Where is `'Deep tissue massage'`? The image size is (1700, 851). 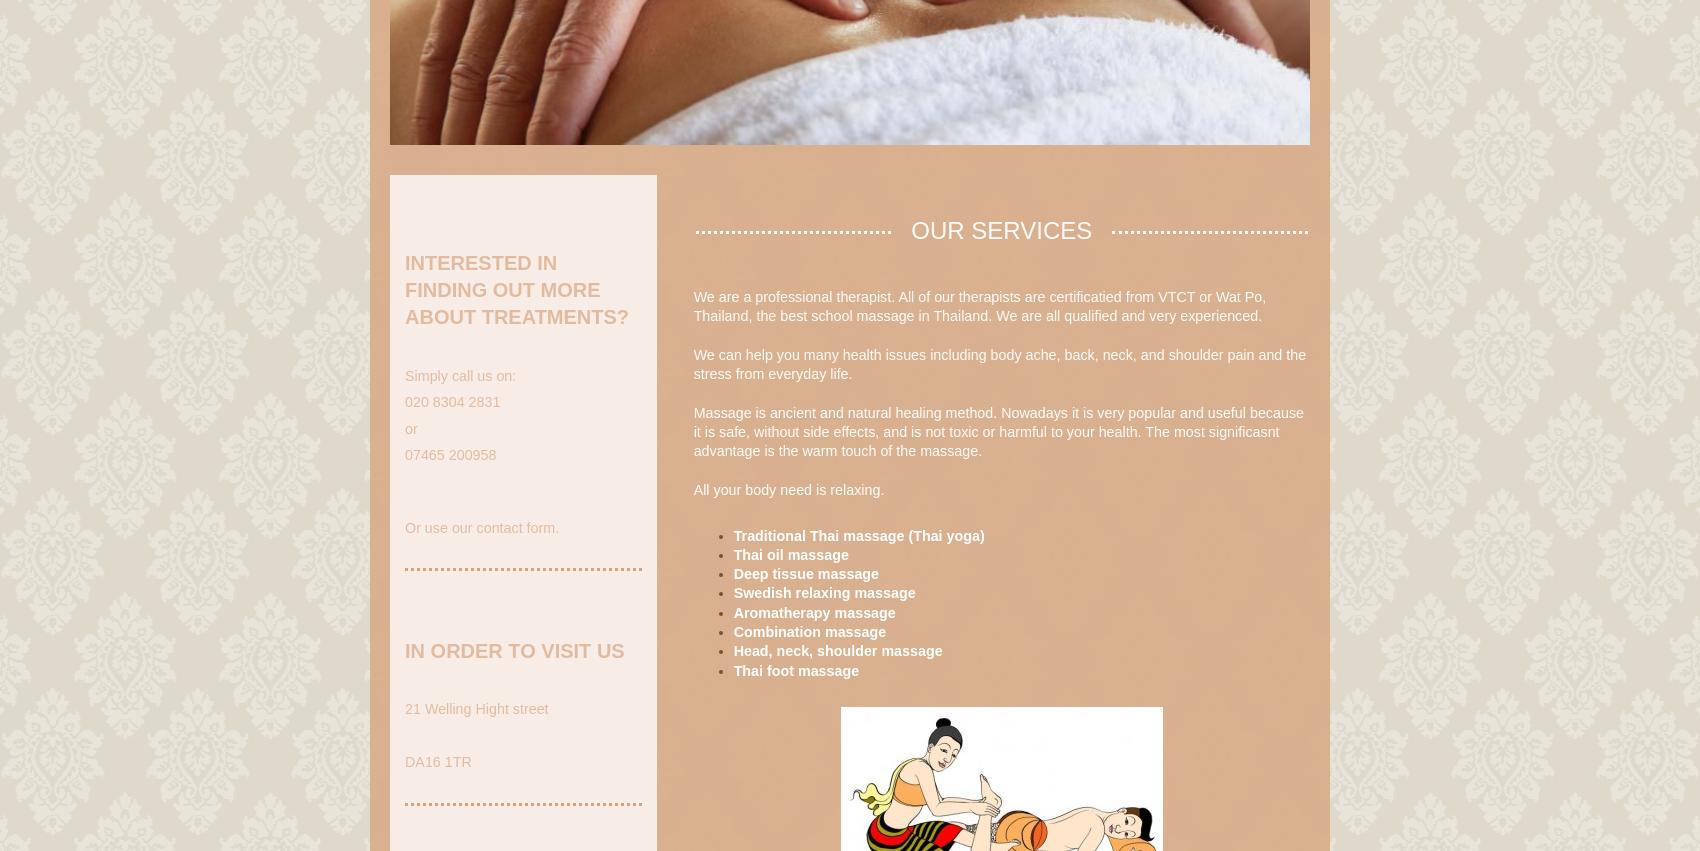
'Deep tissue massage' is located at coordinates (804, 572).